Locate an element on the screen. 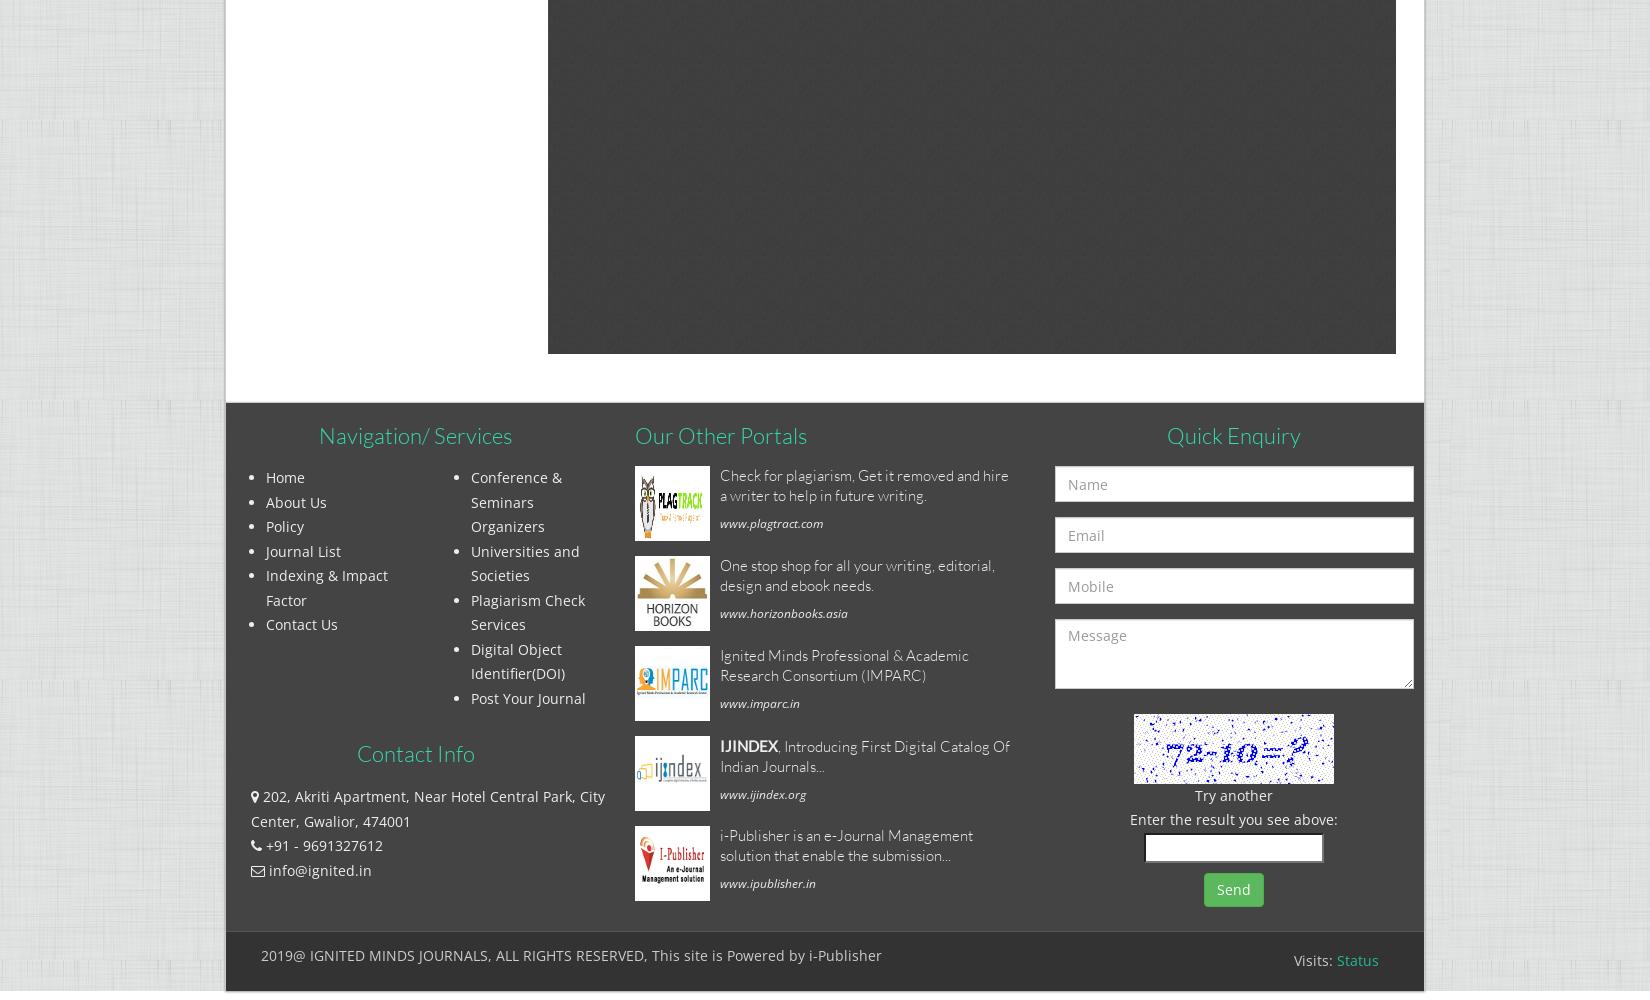  'Home' is located at coordinates (285, 476).